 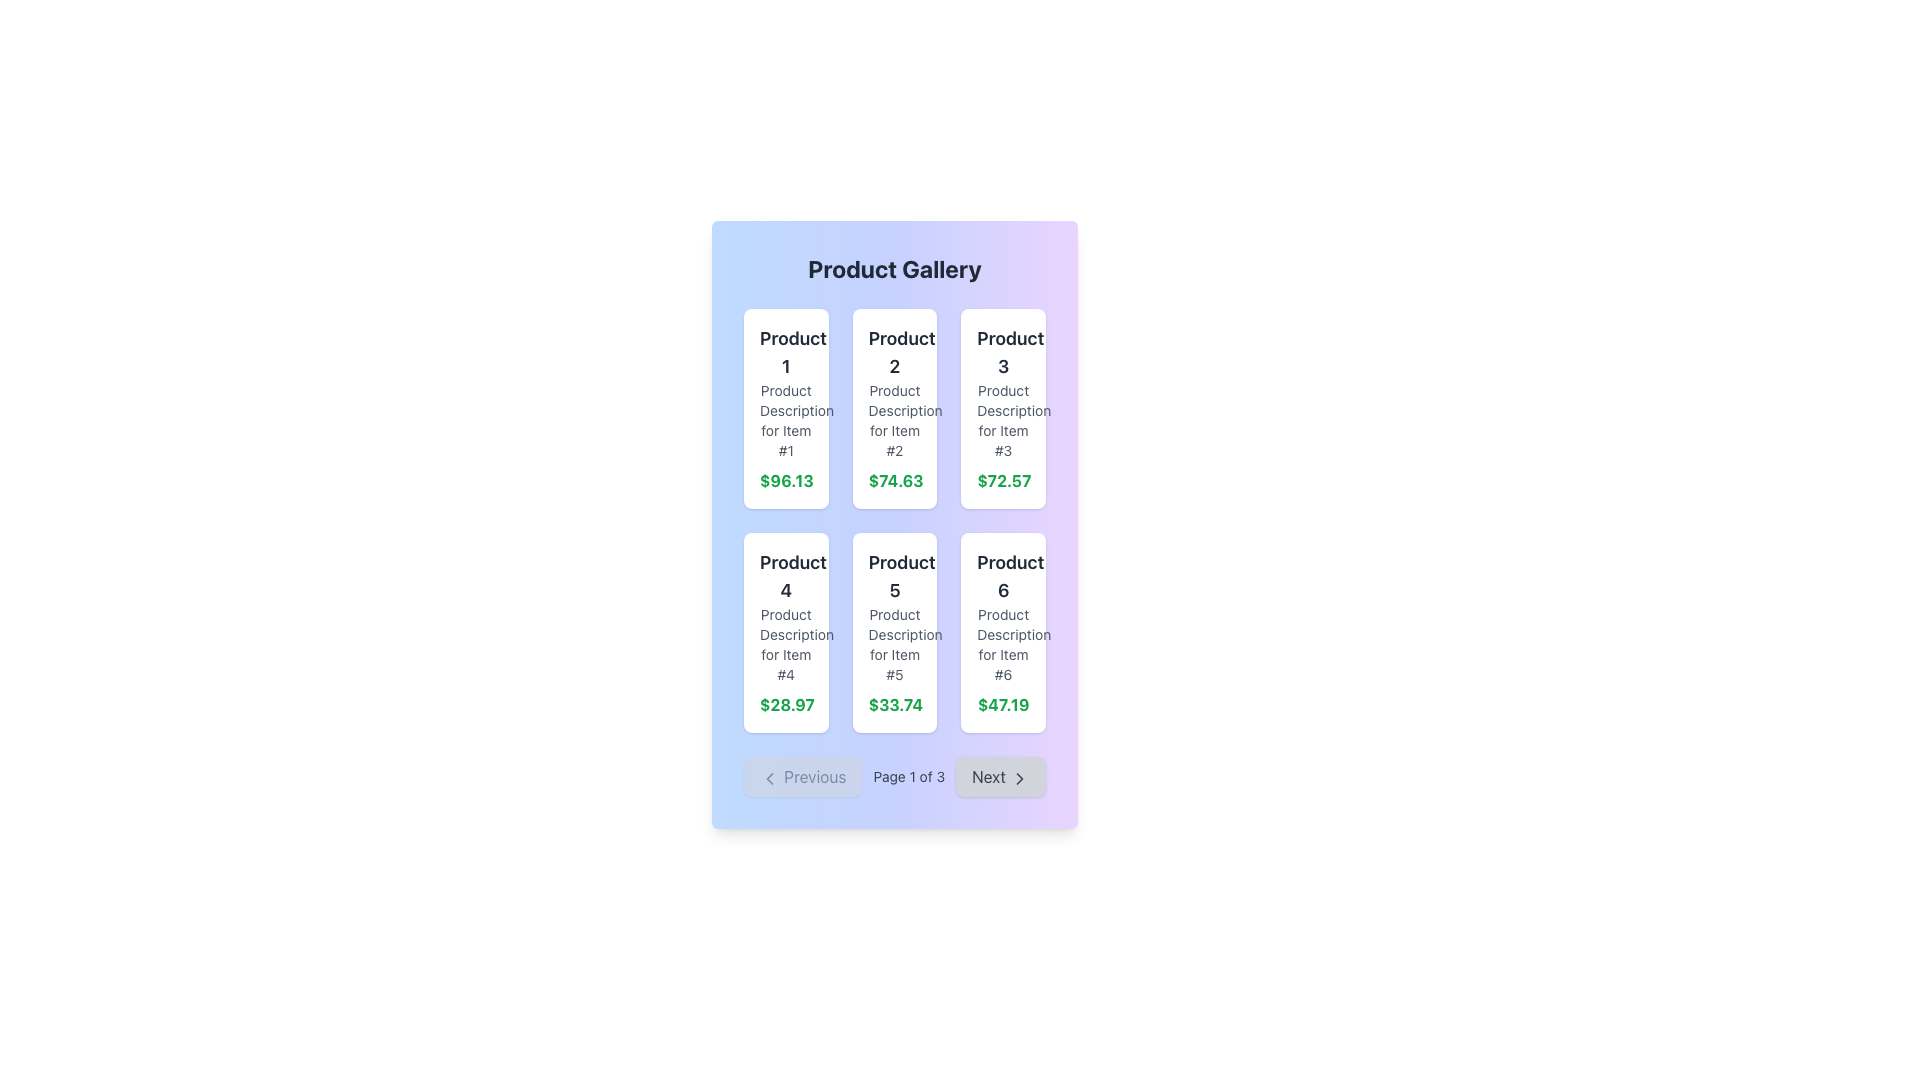 I want to click on price text associated with 'Product 4' located at the bottom of the 'Product 4' card in the second row, leftmost column of the grid layout, so click(x=785, y=704).